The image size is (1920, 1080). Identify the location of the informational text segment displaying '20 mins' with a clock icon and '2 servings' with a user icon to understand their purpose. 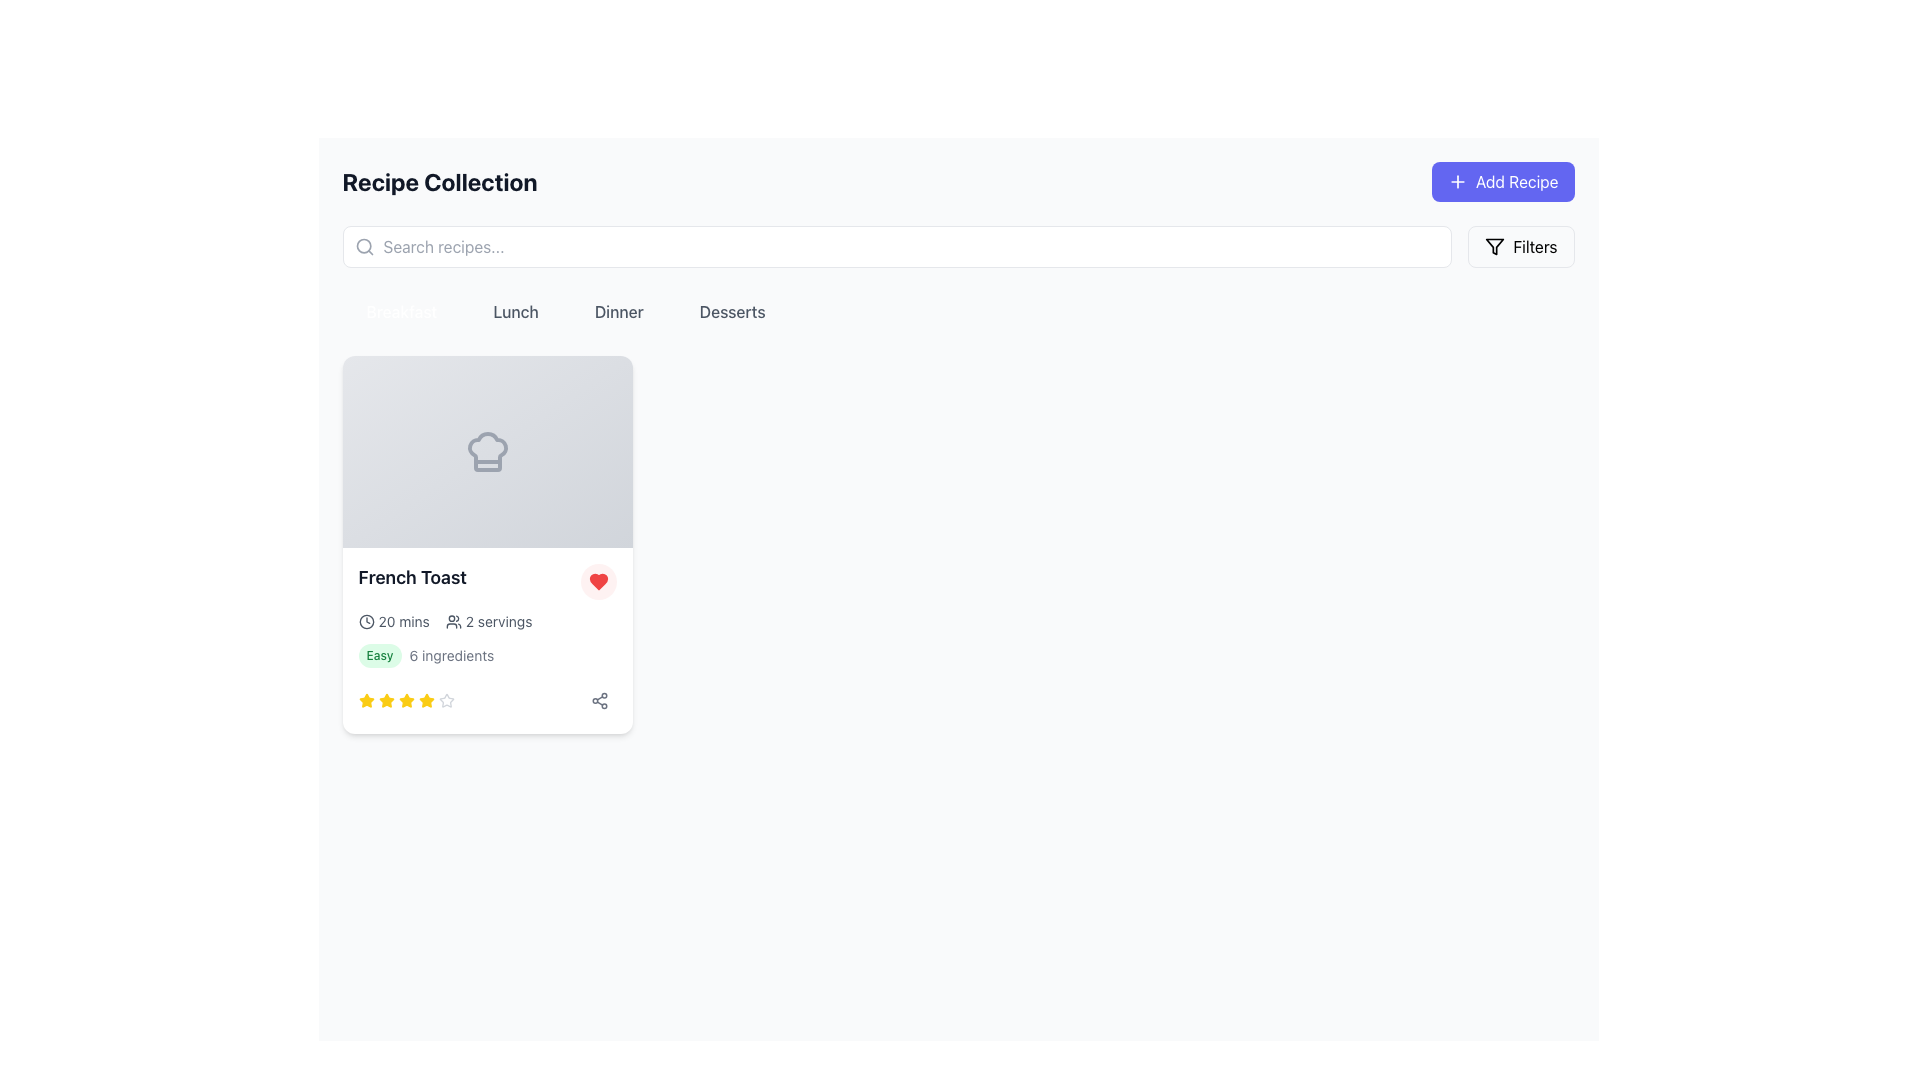
(487, 620).